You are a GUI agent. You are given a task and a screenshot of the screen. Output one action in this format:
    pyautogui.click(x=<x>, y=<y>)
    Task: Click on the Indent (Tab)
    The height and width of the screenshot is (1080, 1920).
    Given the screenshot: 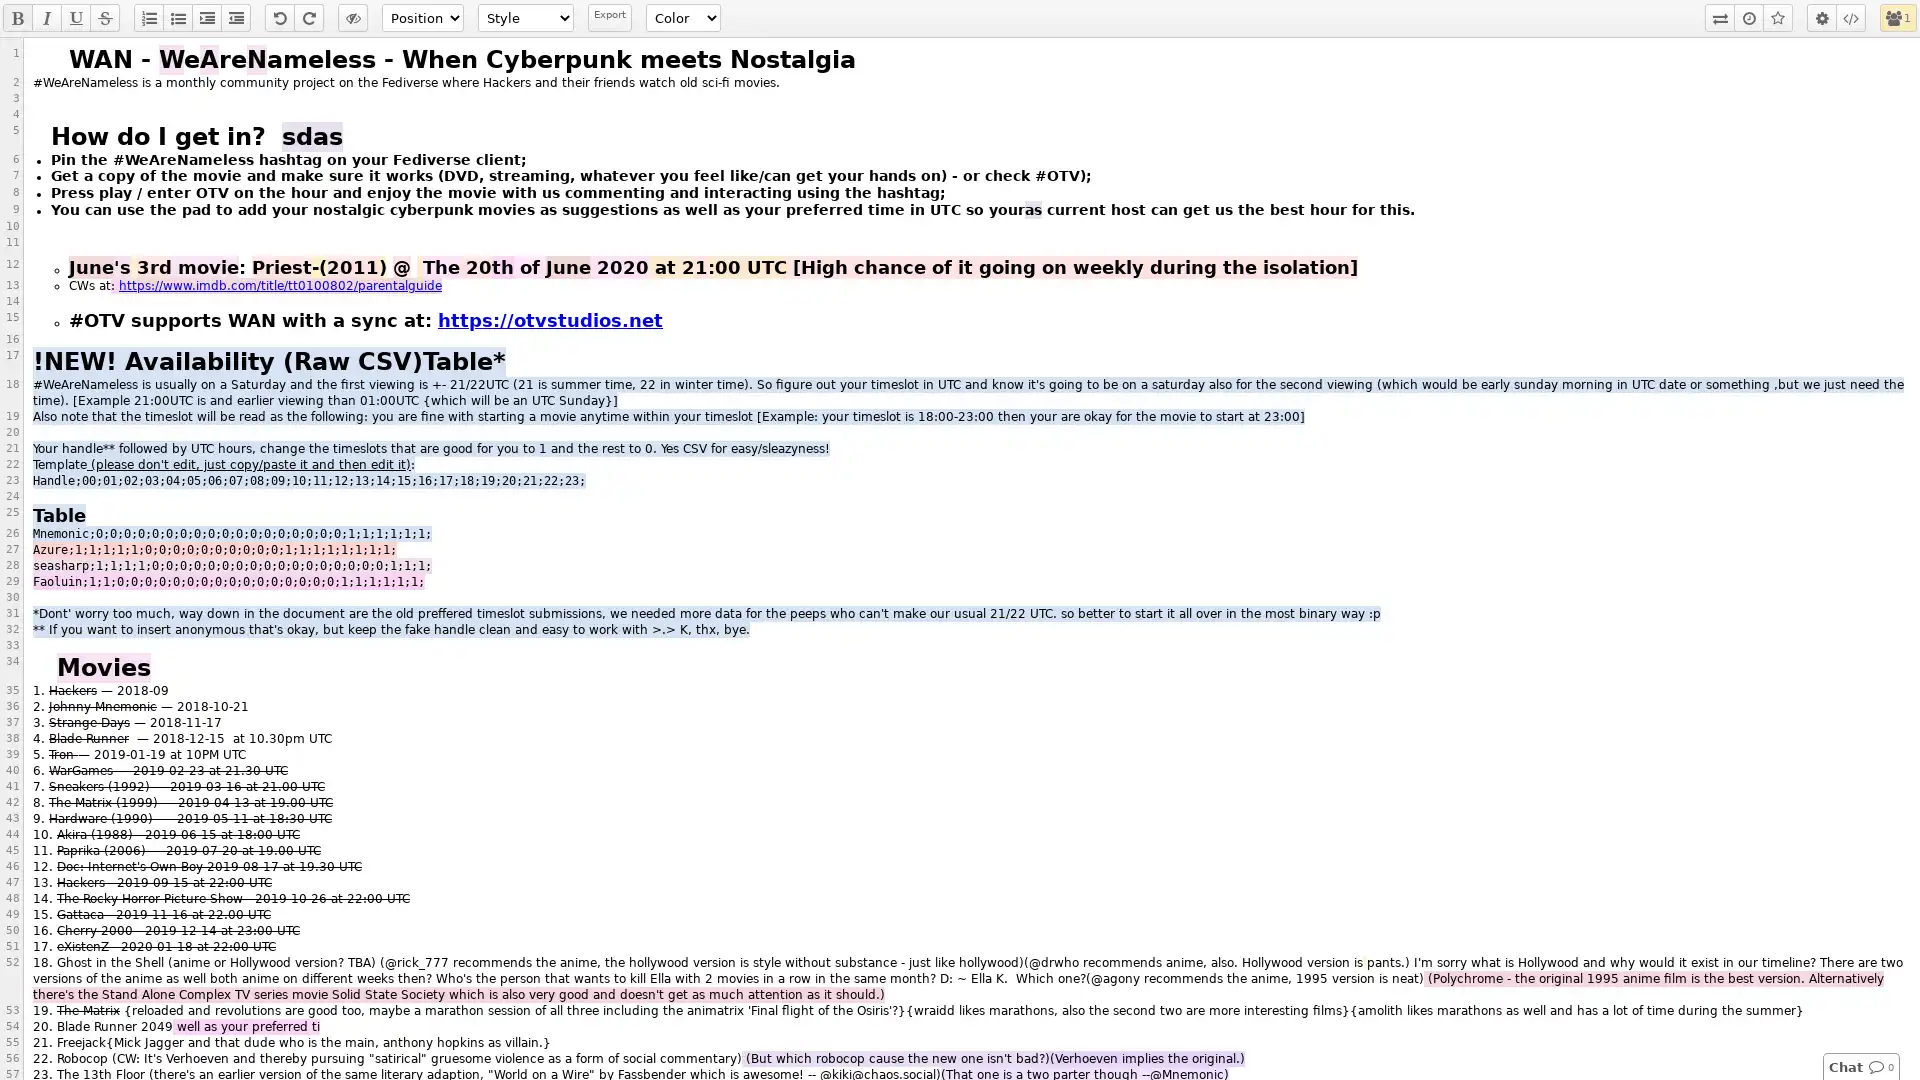 What is the action you would take?
    pyautogui.click(x=206, y=18)
    